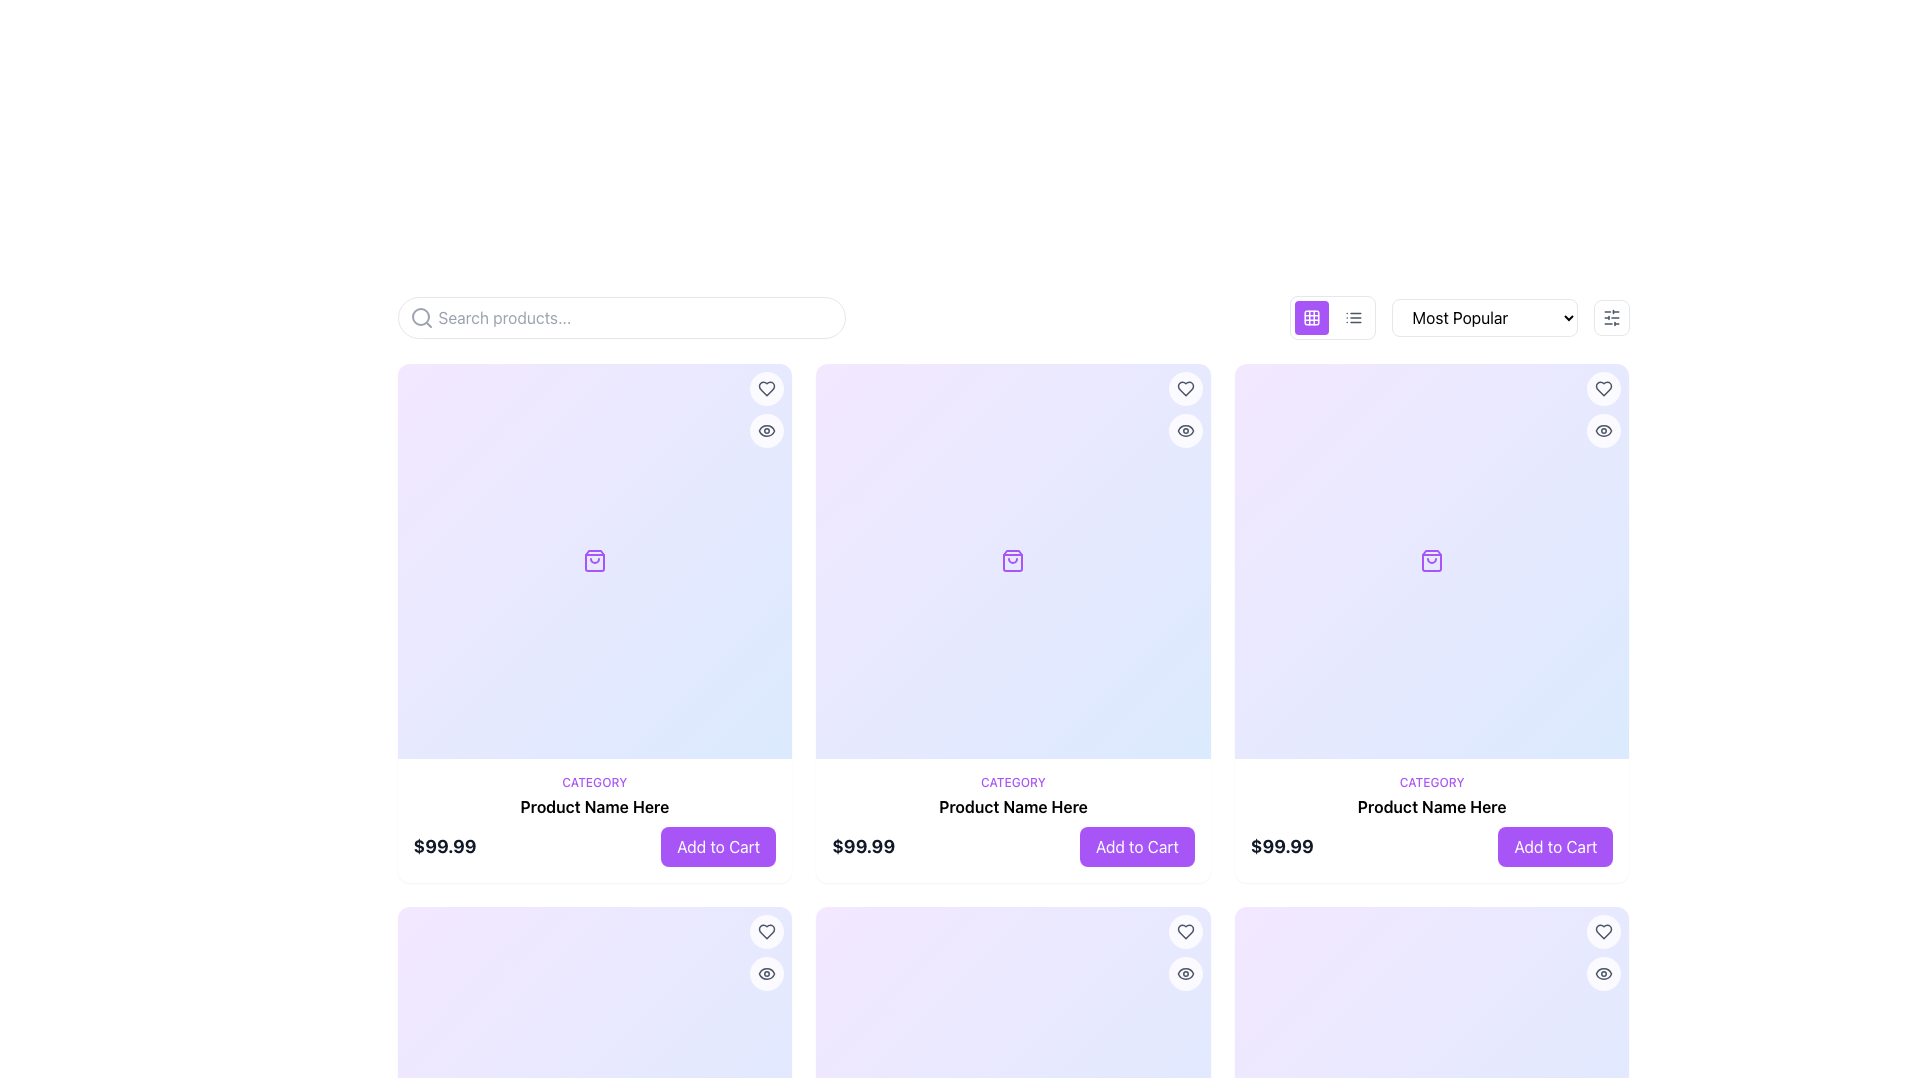 This screenshot has width=1920, height=1080. Describe the element at coordinates (766, 972) in the screenshot. I see `the preview button located in the lower-right corner of the product card layout` at that location.